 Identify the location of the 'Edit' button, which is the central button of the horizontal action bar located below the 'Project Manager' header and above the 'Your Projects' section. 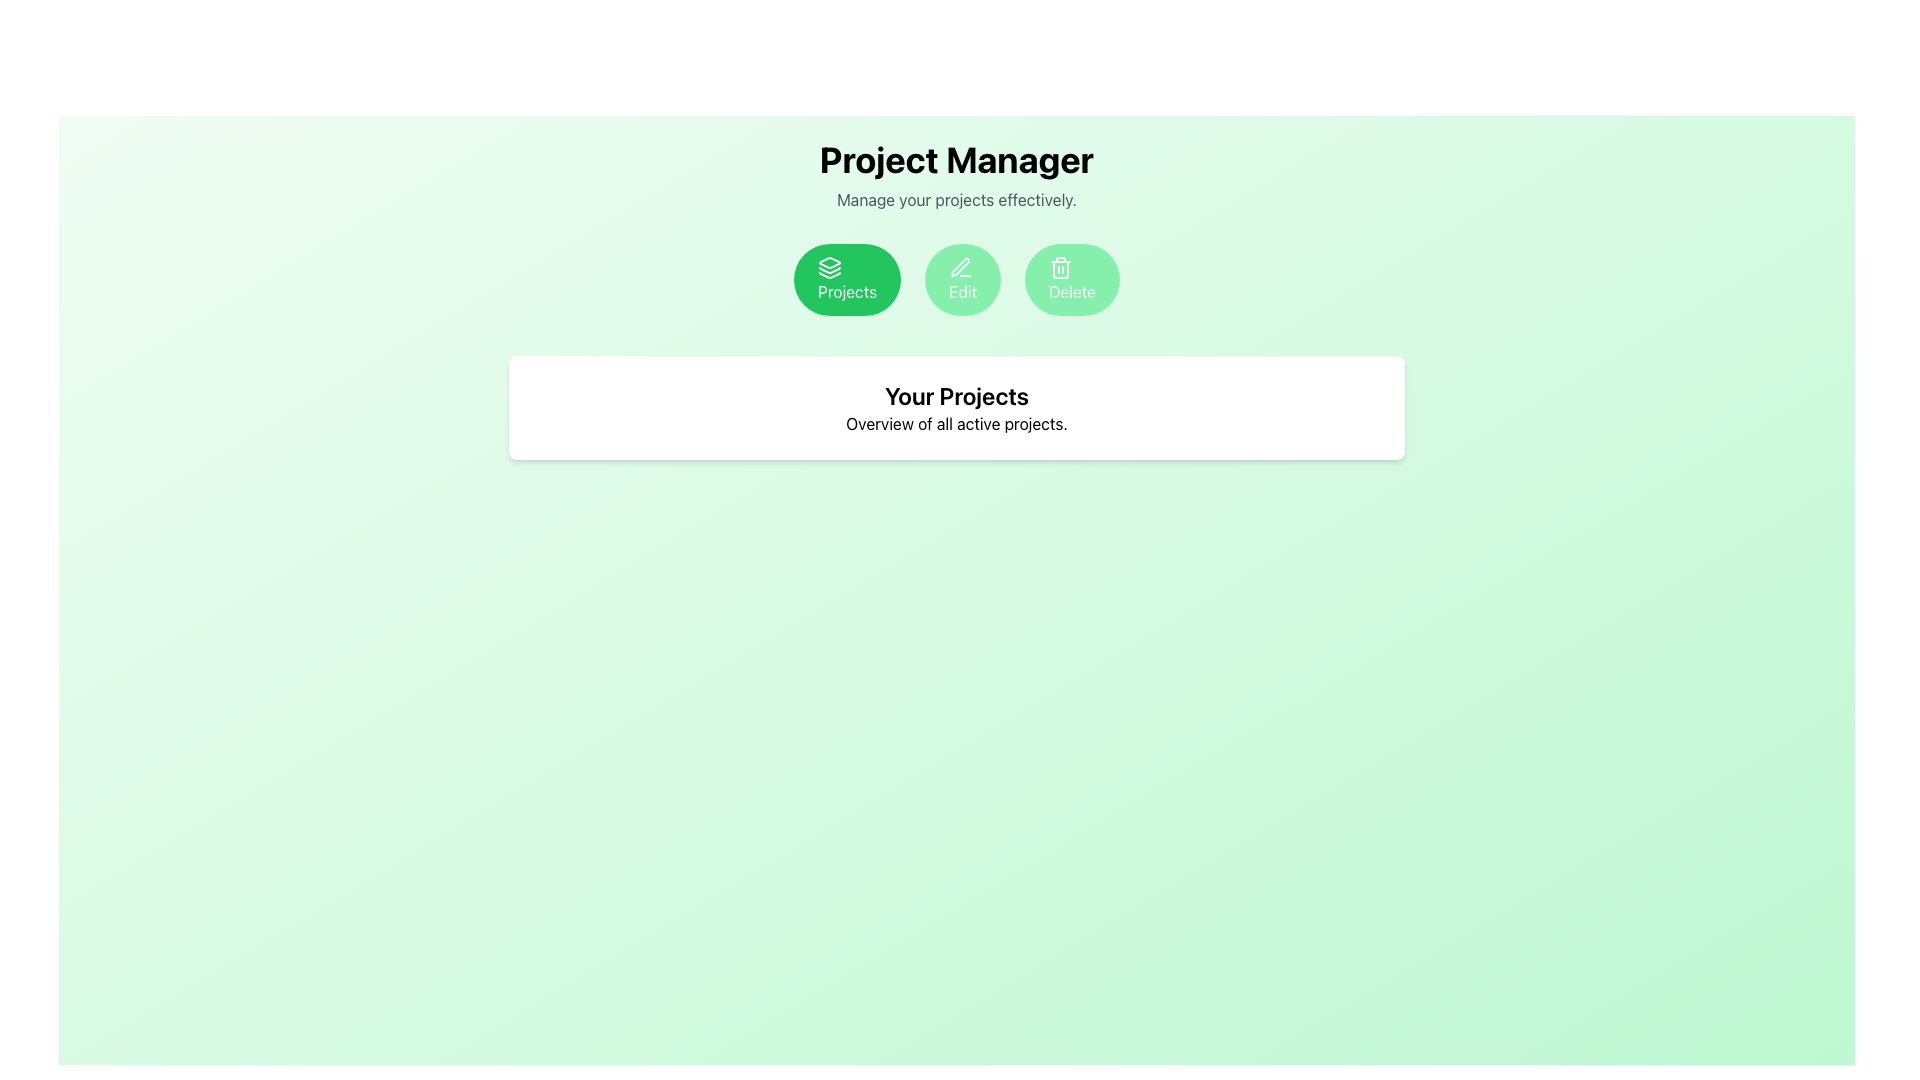
(955, 280).